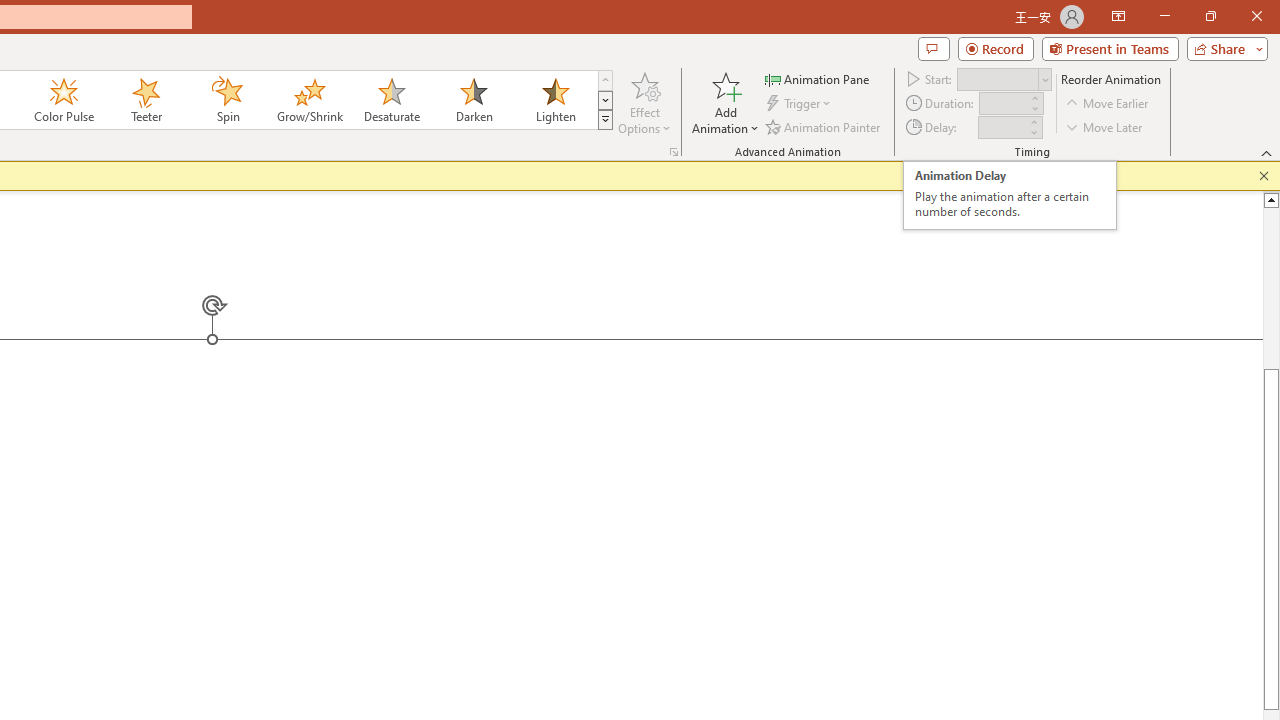  Describe the element at coordinates (1003, 103) in the screenshot. I see `'Animation Duration'` at that location.